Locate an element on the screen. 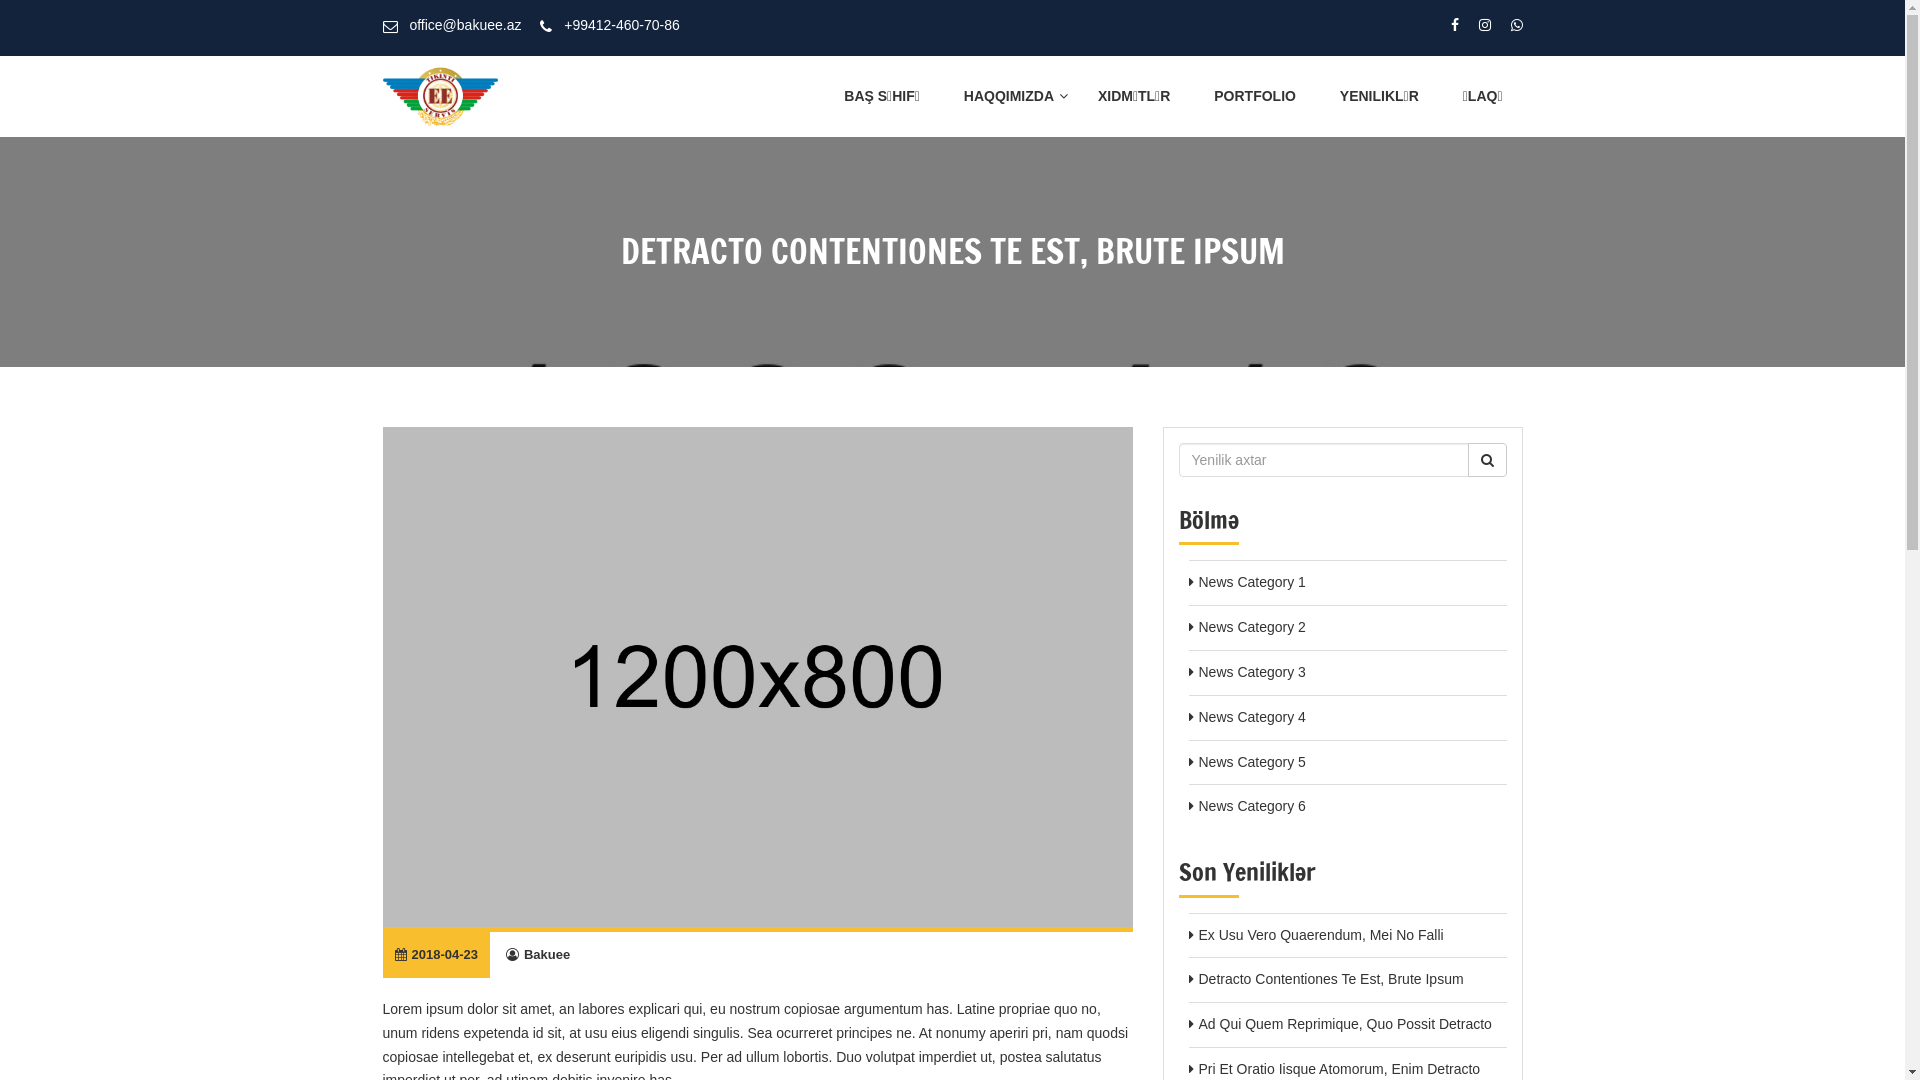 This screenshot has height=1080, width=1920. 'News Category 3' is located at coordinates (1250, 671).